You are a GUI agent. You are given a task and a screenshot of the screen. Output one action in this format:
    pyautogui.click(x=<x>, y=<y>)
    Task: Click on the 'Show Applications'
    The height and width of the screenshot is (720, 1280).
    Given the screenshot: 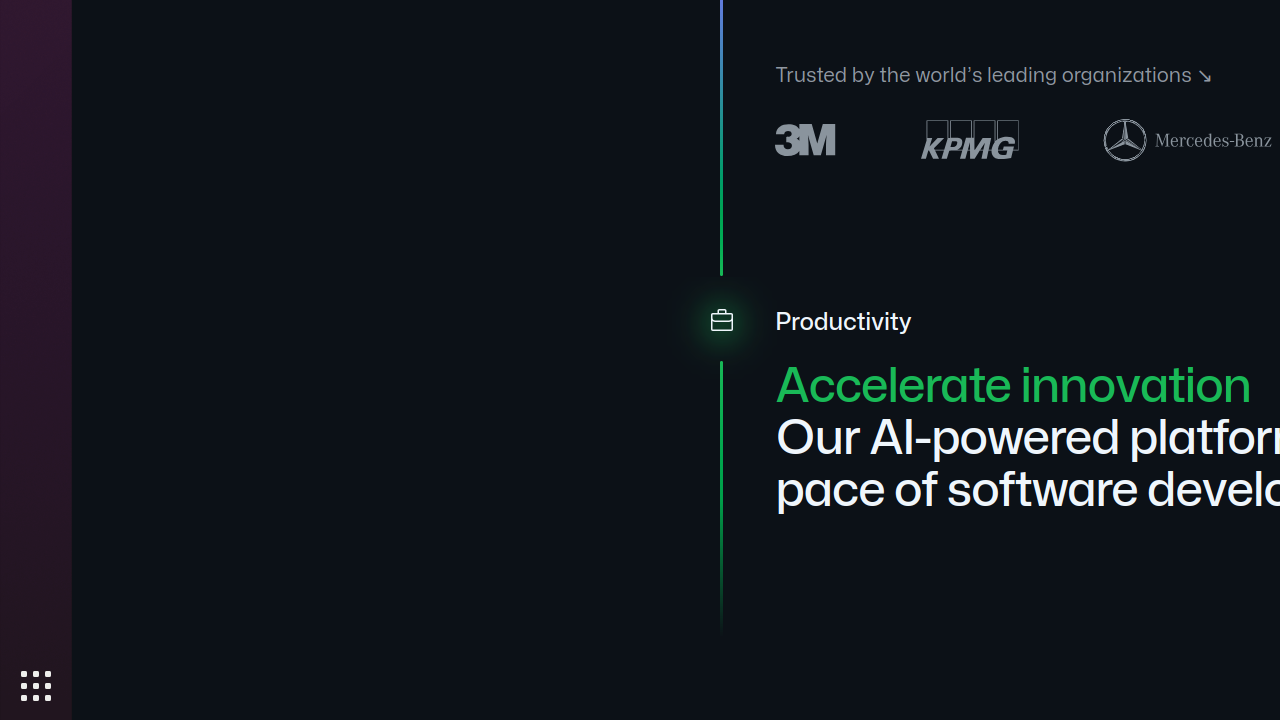 What is the action you would take?
    pyautogui.click(x=35, y=685)
    